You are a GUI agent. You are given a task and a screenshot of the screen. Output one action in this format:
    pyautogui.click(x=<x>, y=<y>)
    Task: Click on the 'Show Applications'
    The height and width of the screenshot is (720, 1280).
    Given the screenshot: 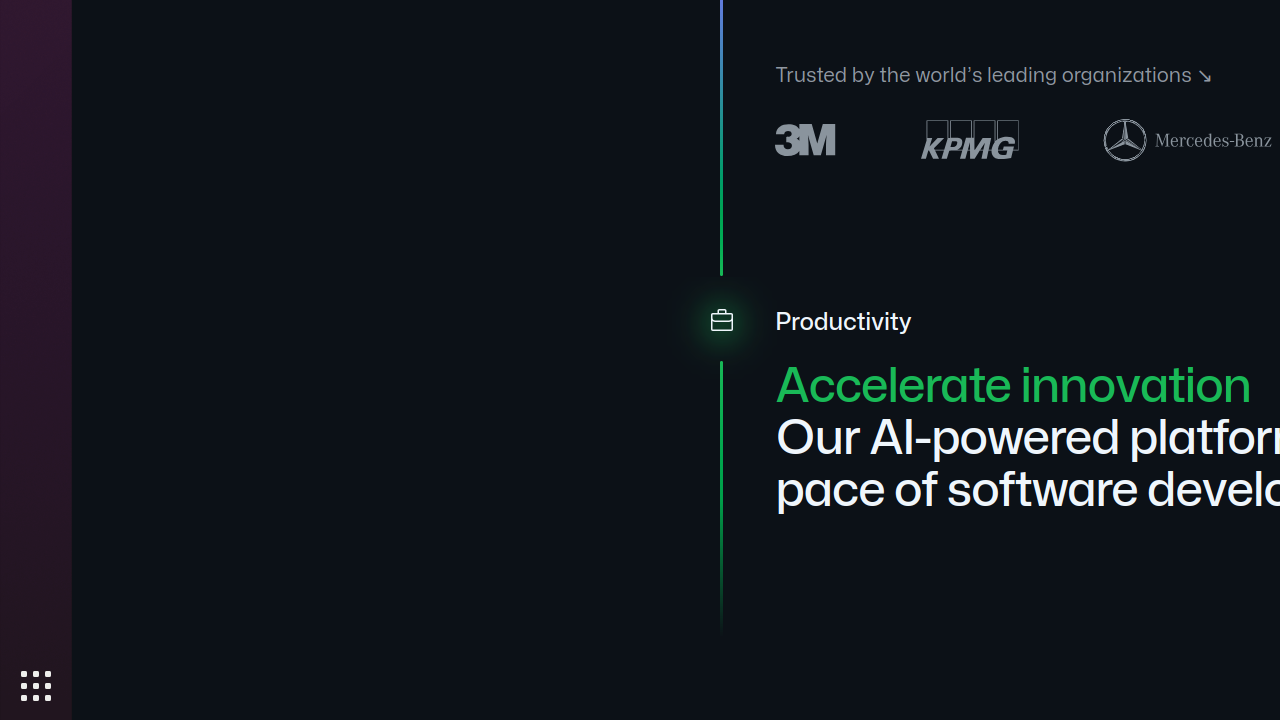 What is the action you would take?
    pyautogui.click(x=35, y=685)
    